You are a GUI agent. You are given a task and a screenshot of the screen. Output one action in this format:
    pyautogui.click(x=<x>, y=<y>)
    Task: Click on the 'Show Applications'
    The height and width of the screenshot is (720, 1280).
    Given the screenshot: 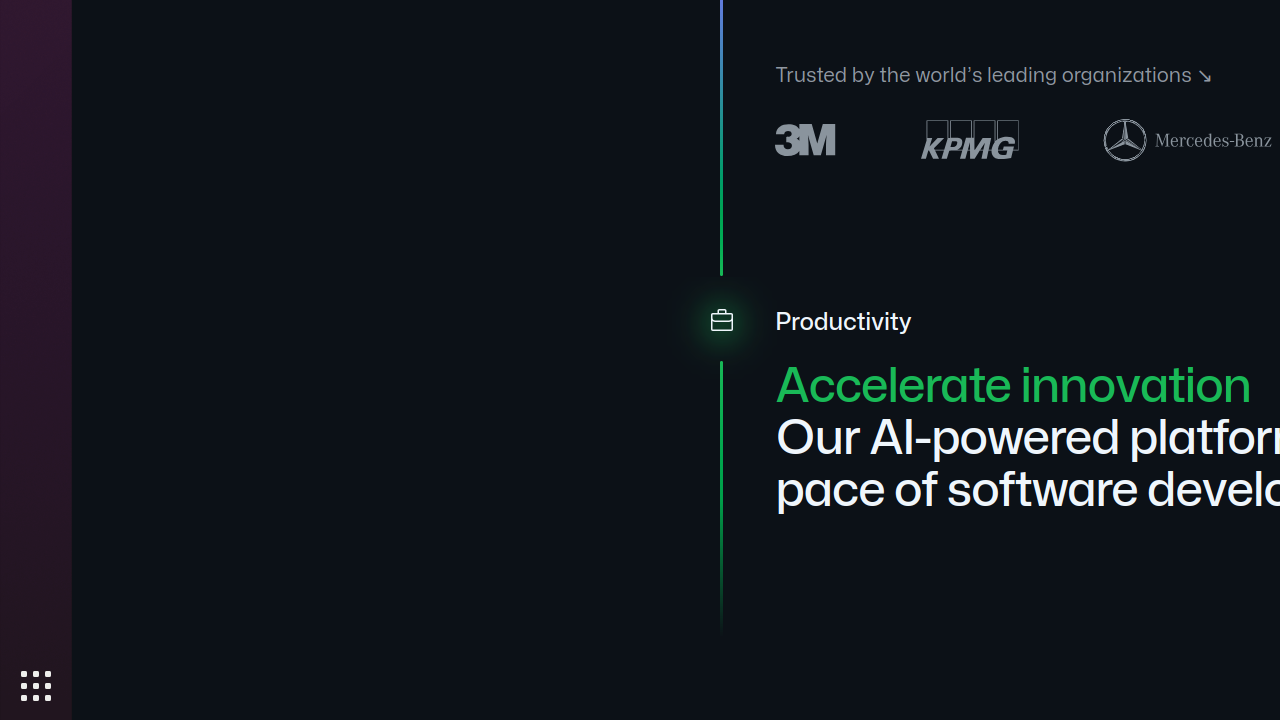 What is the action you would take?
    pyautogui.click(x=35, y=685)
    